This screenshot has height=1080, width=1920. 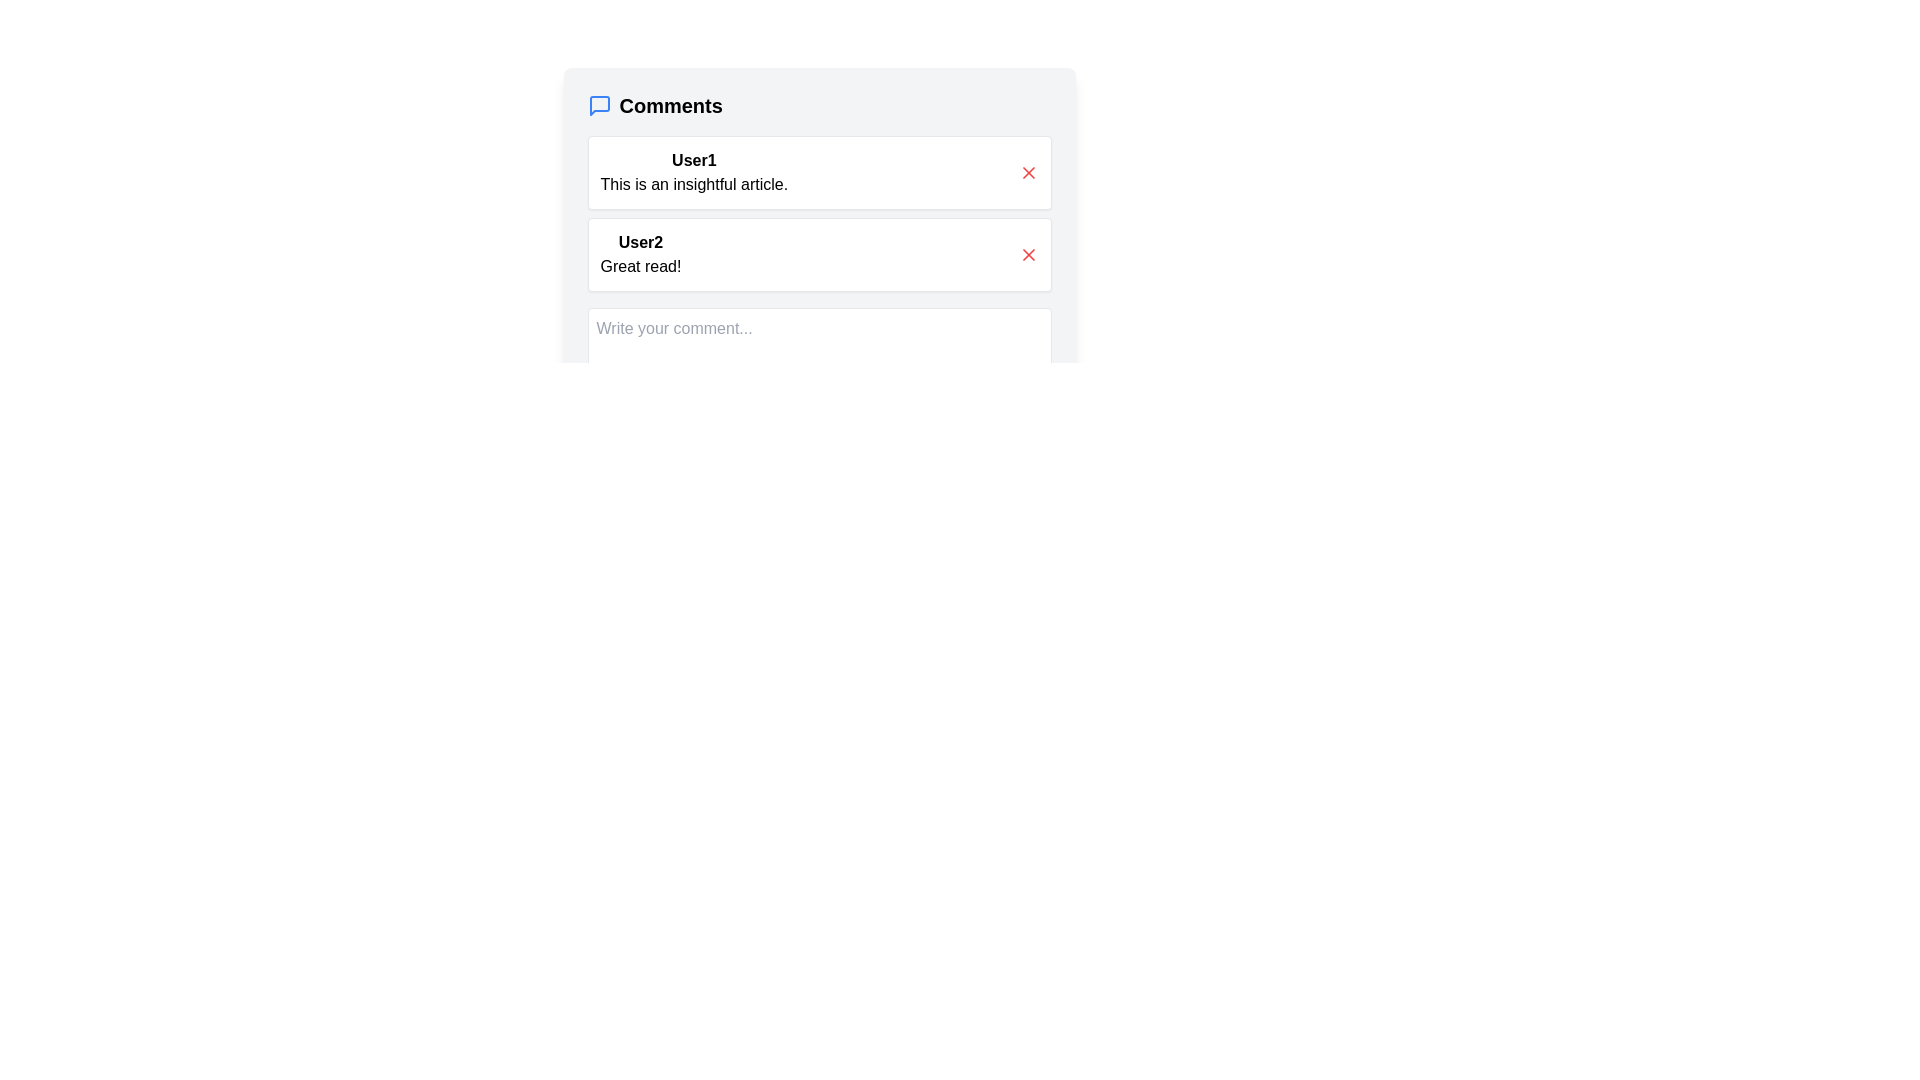 What do you see at coordinates (640, 242) in the screenshot?
I see `the bold static text displaying the username 'User2' located at the top end of the comment box` at bounding box center [640, 242].